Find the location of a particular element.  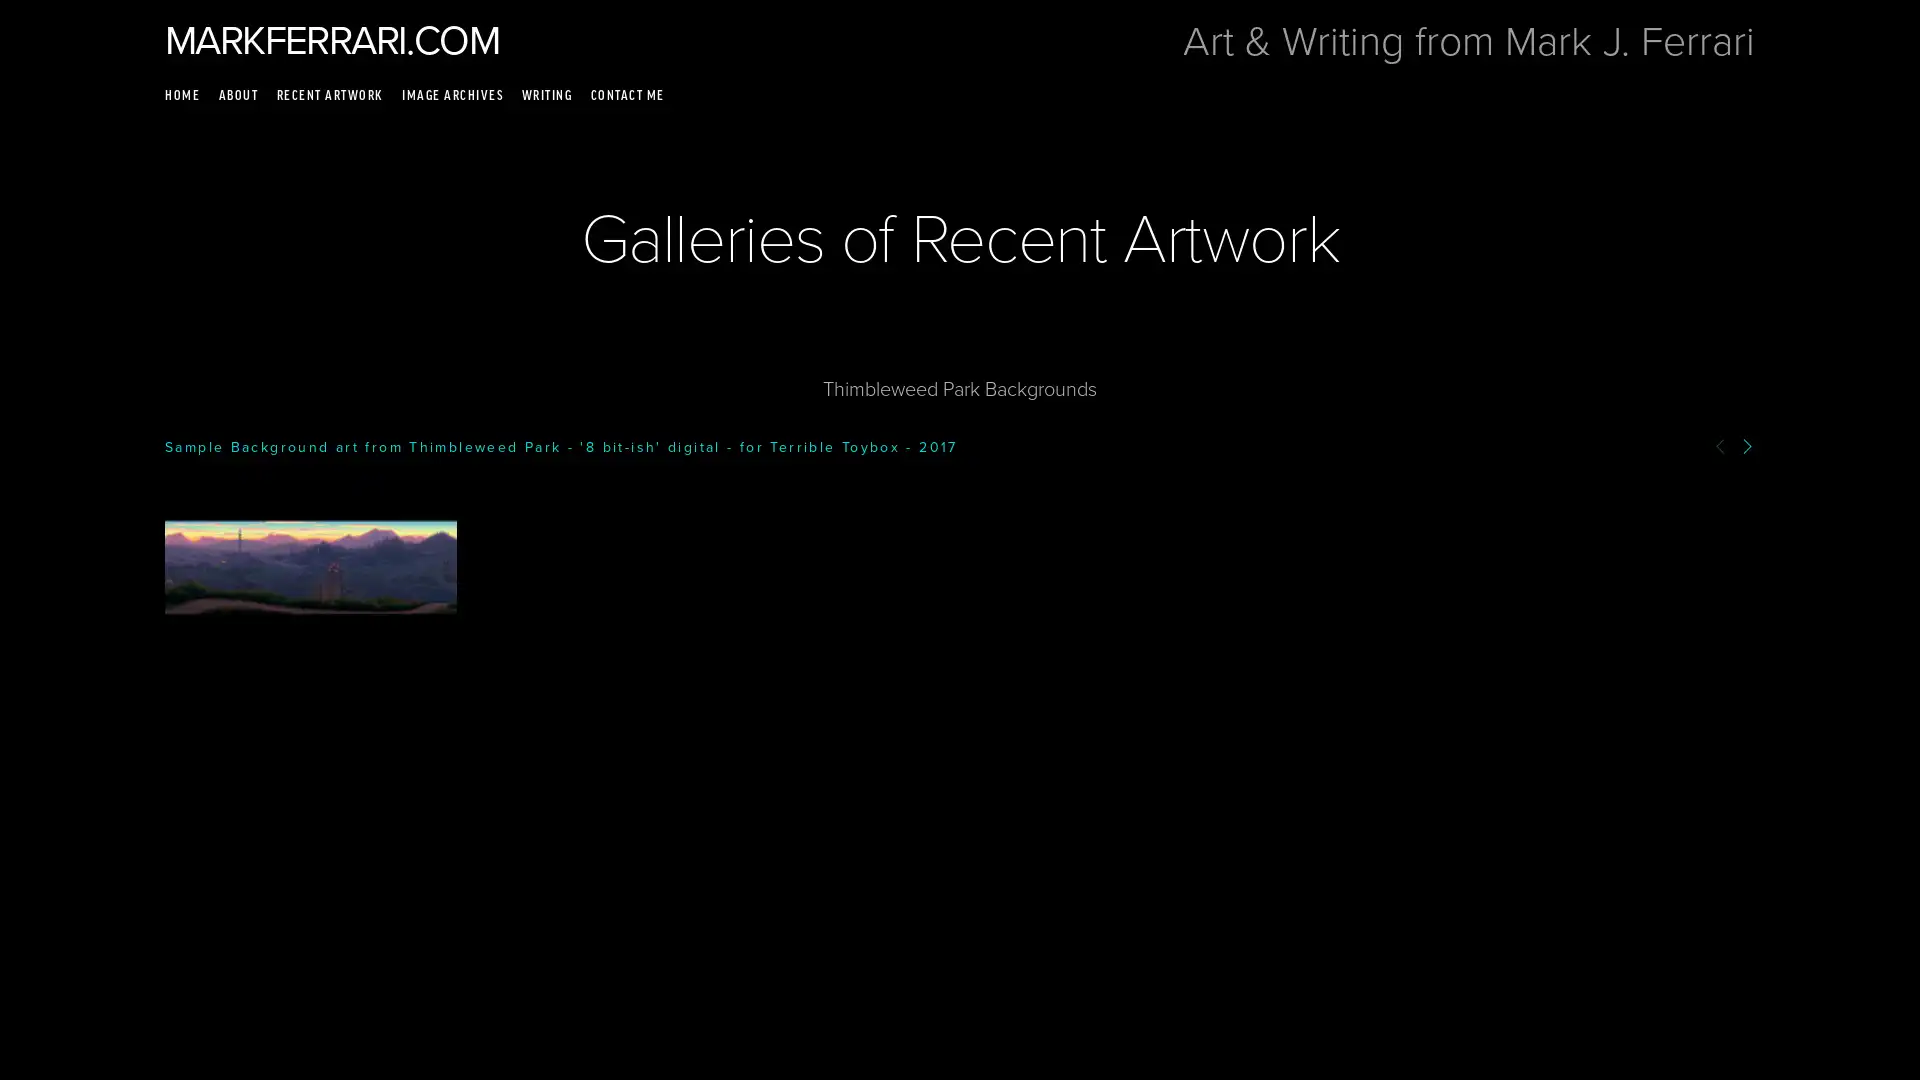

Next is located at coordinates (1746, 444).